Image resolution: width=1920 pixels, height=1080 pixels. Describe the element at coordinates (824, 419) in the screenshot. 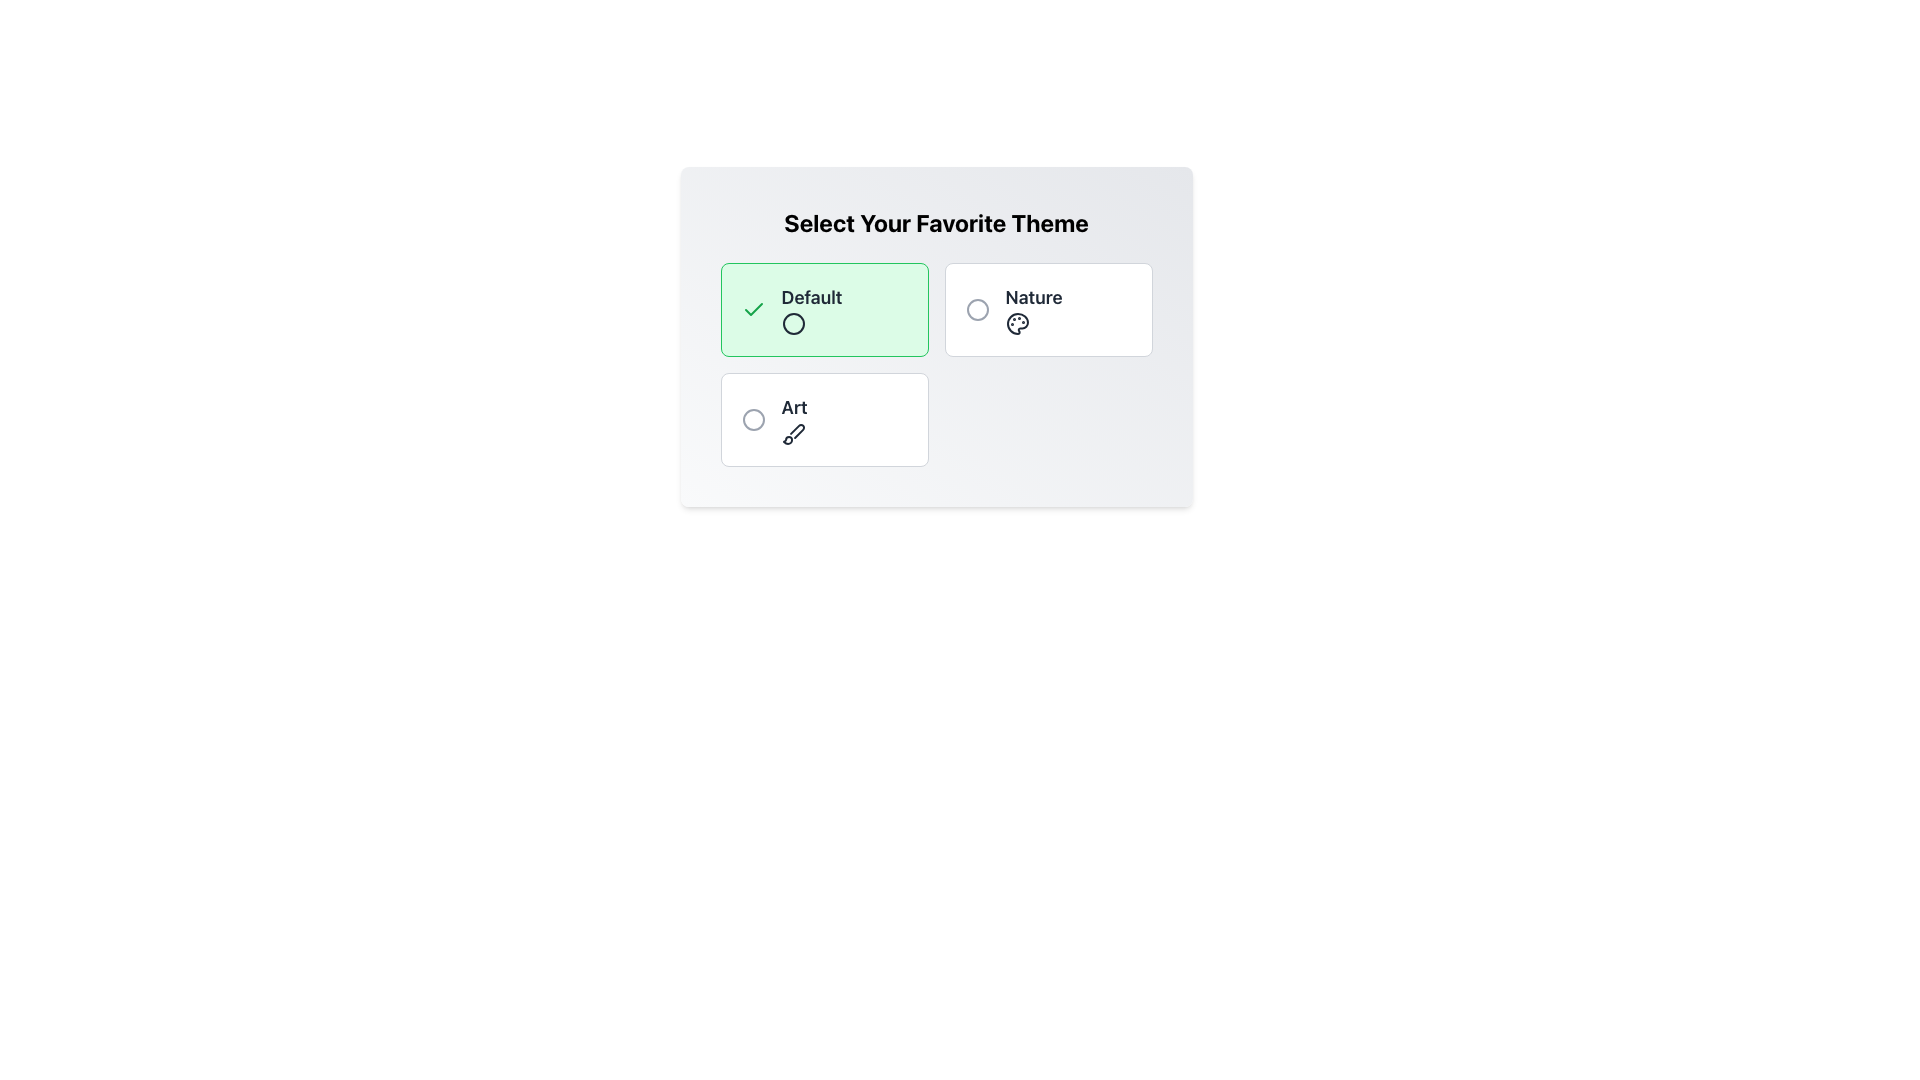

I see `the 'Art' selectable card with a radio button` at that location.